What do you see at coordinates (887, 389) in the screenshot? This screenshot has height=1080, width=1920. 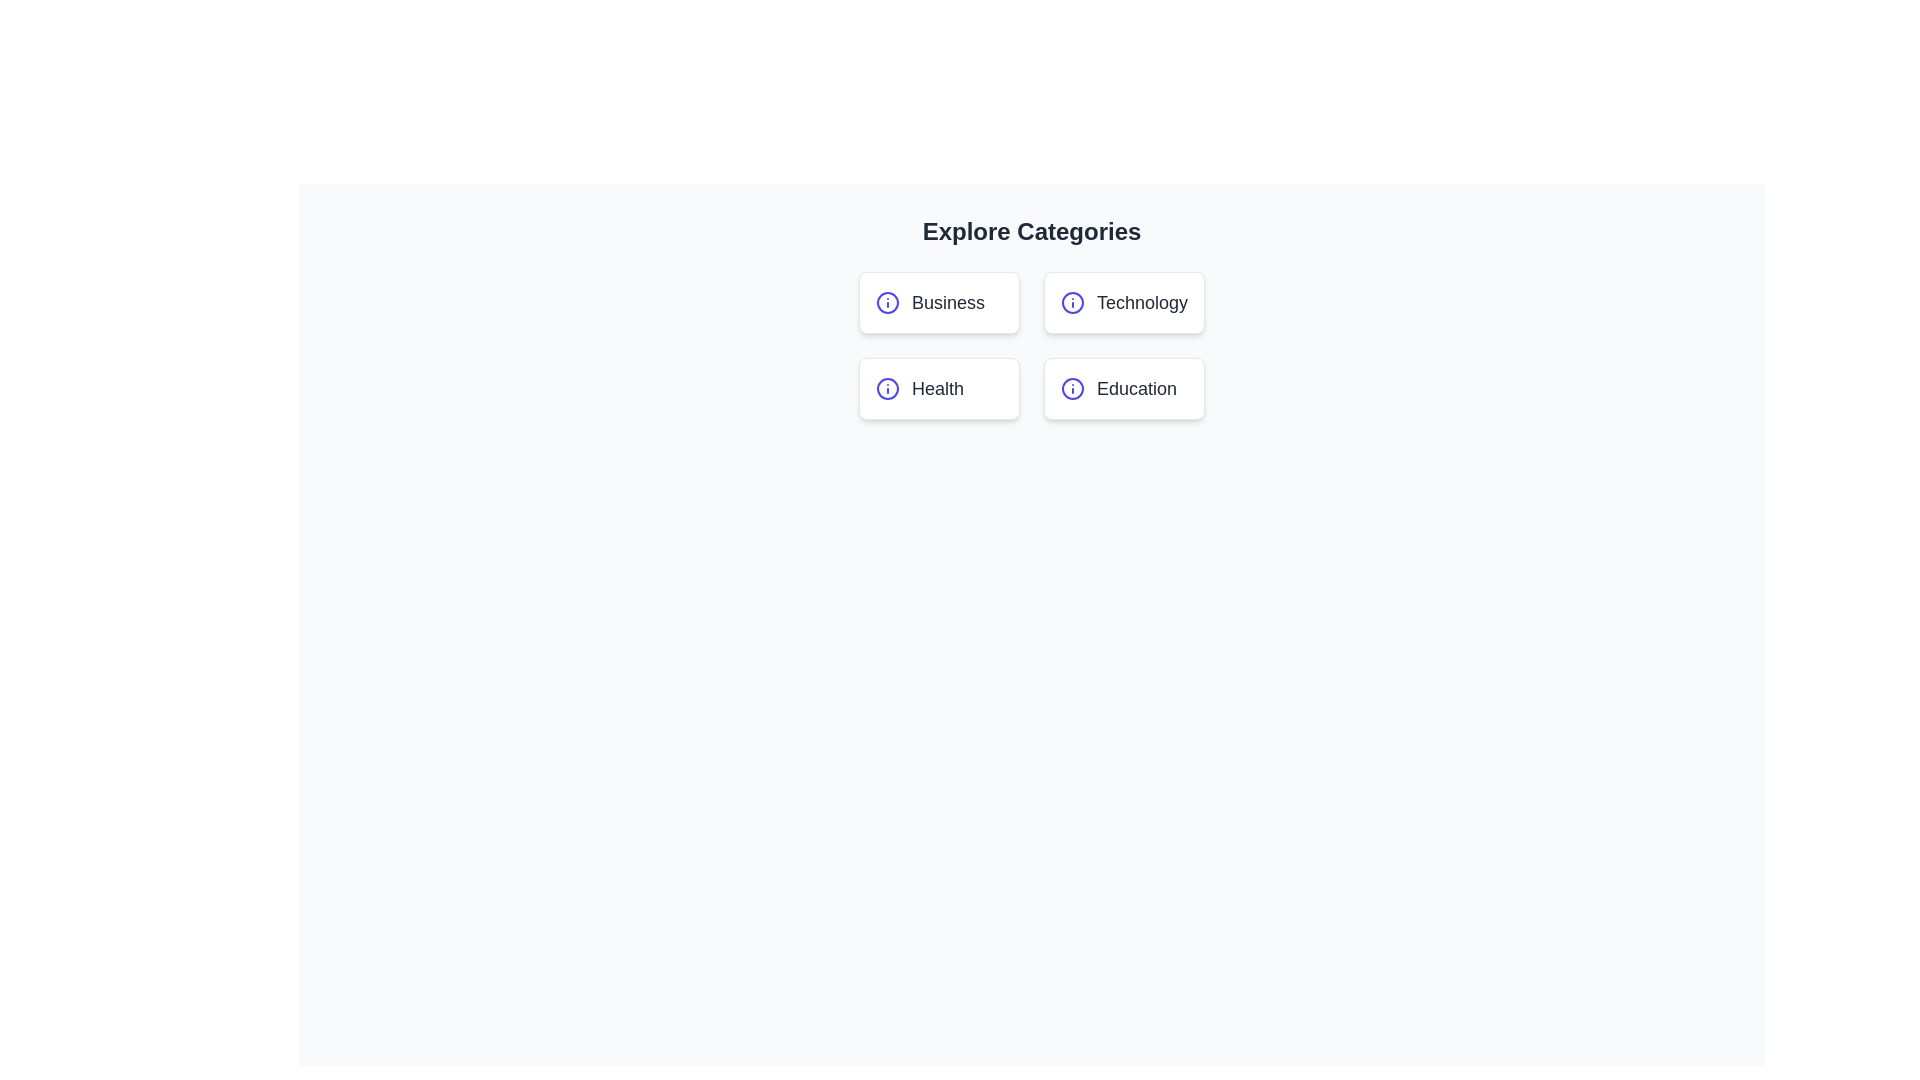 I see `the small circular blue outlined icon representing 'information' located to the left of the 'Health' text in the lower left quadrant of the grid layout` at bounding box center [887, 389].